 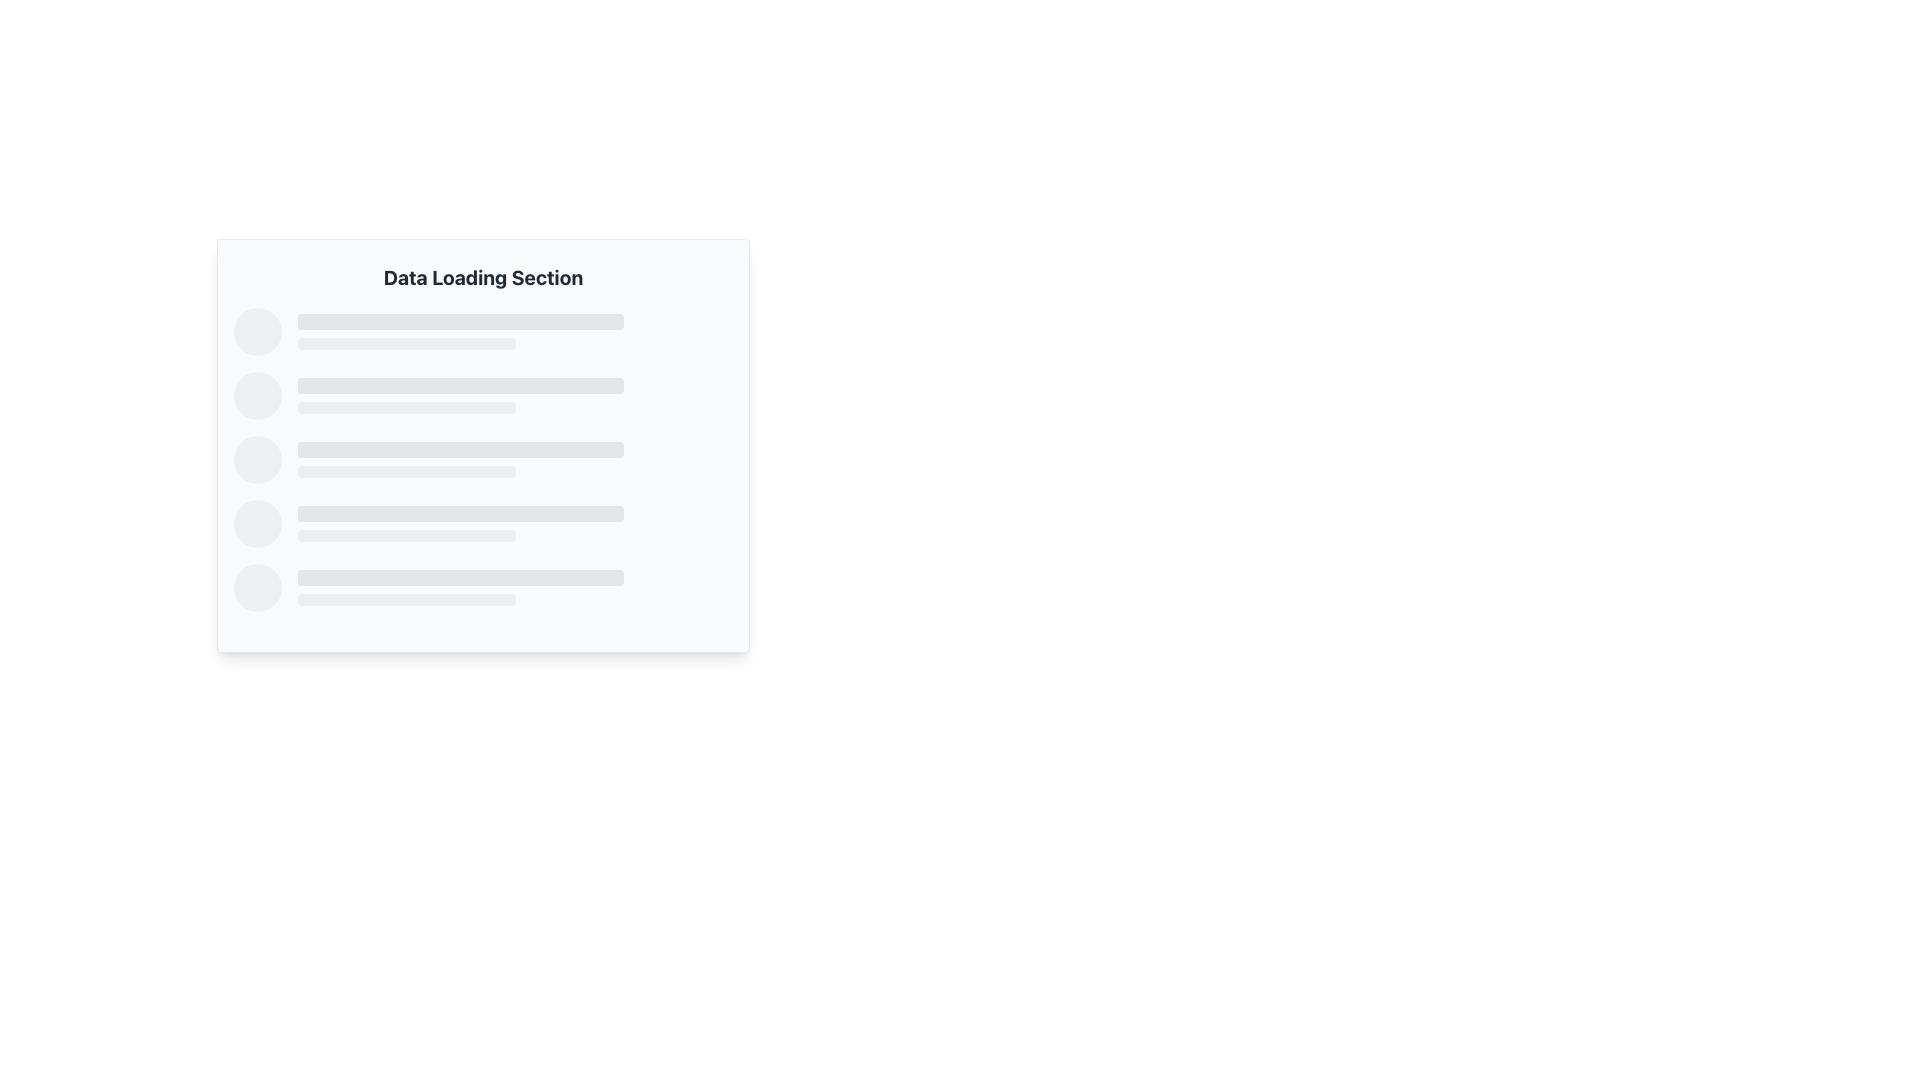 What do you see at coordinates (483, 459) in the screenshot?
I see `the third item in a vertical list of UI loading placeholders, which serves as a loading indicator for content being fetched` at bounding box center [483, 459].